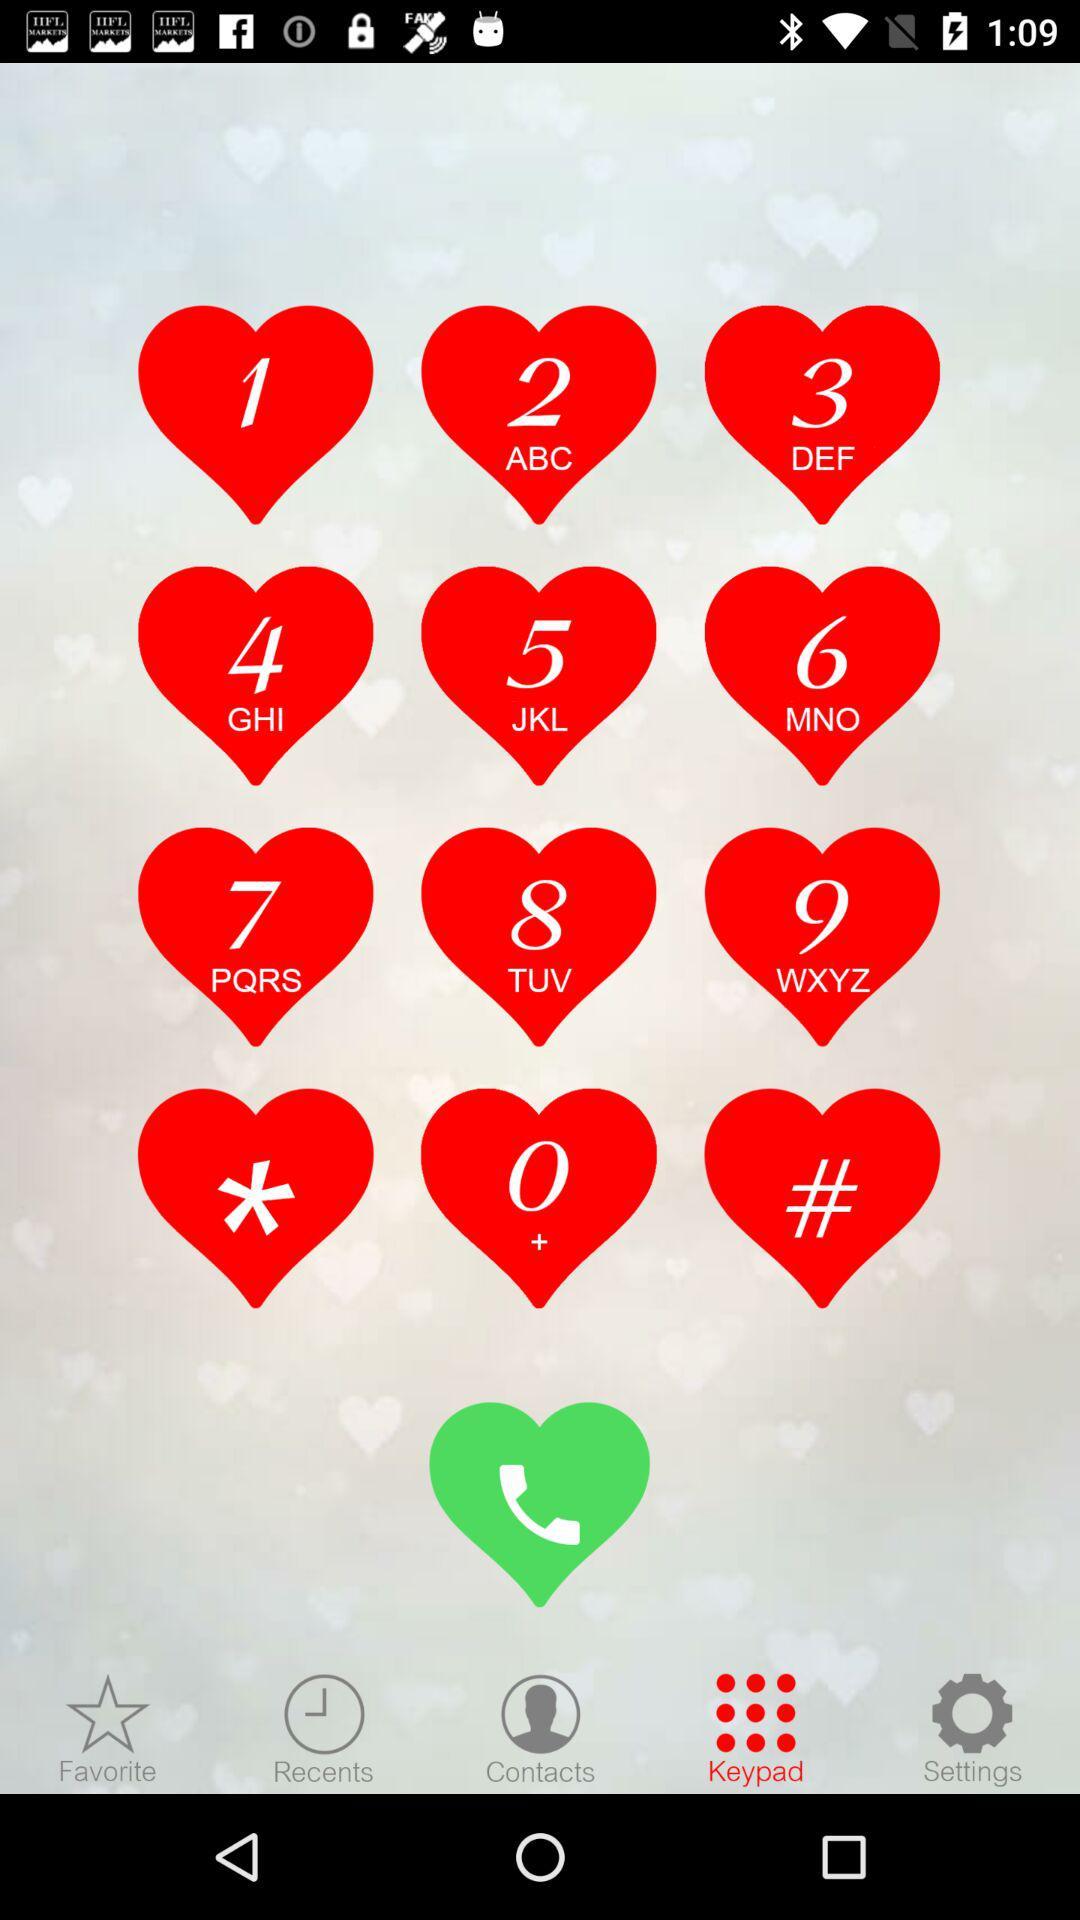  Describe the element at coordinates (822, 1198) in the screenshot. I see `hashtag key select` at that location.